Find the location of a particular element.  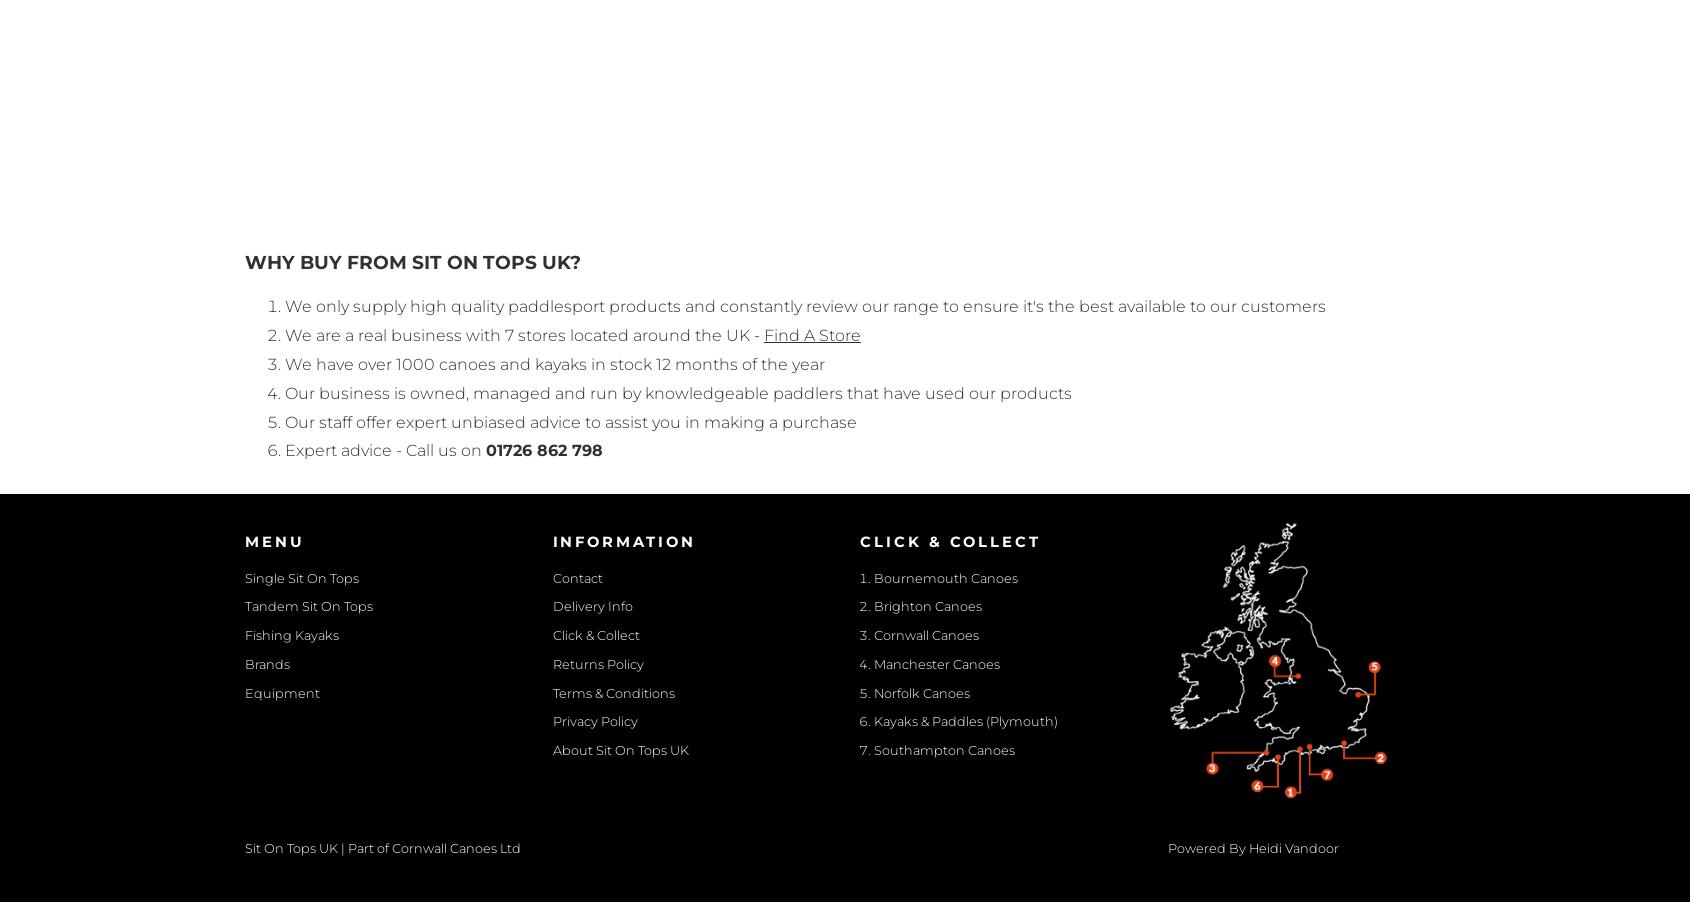

'Fishing Kayaks' is located at coordinates (292, 634).